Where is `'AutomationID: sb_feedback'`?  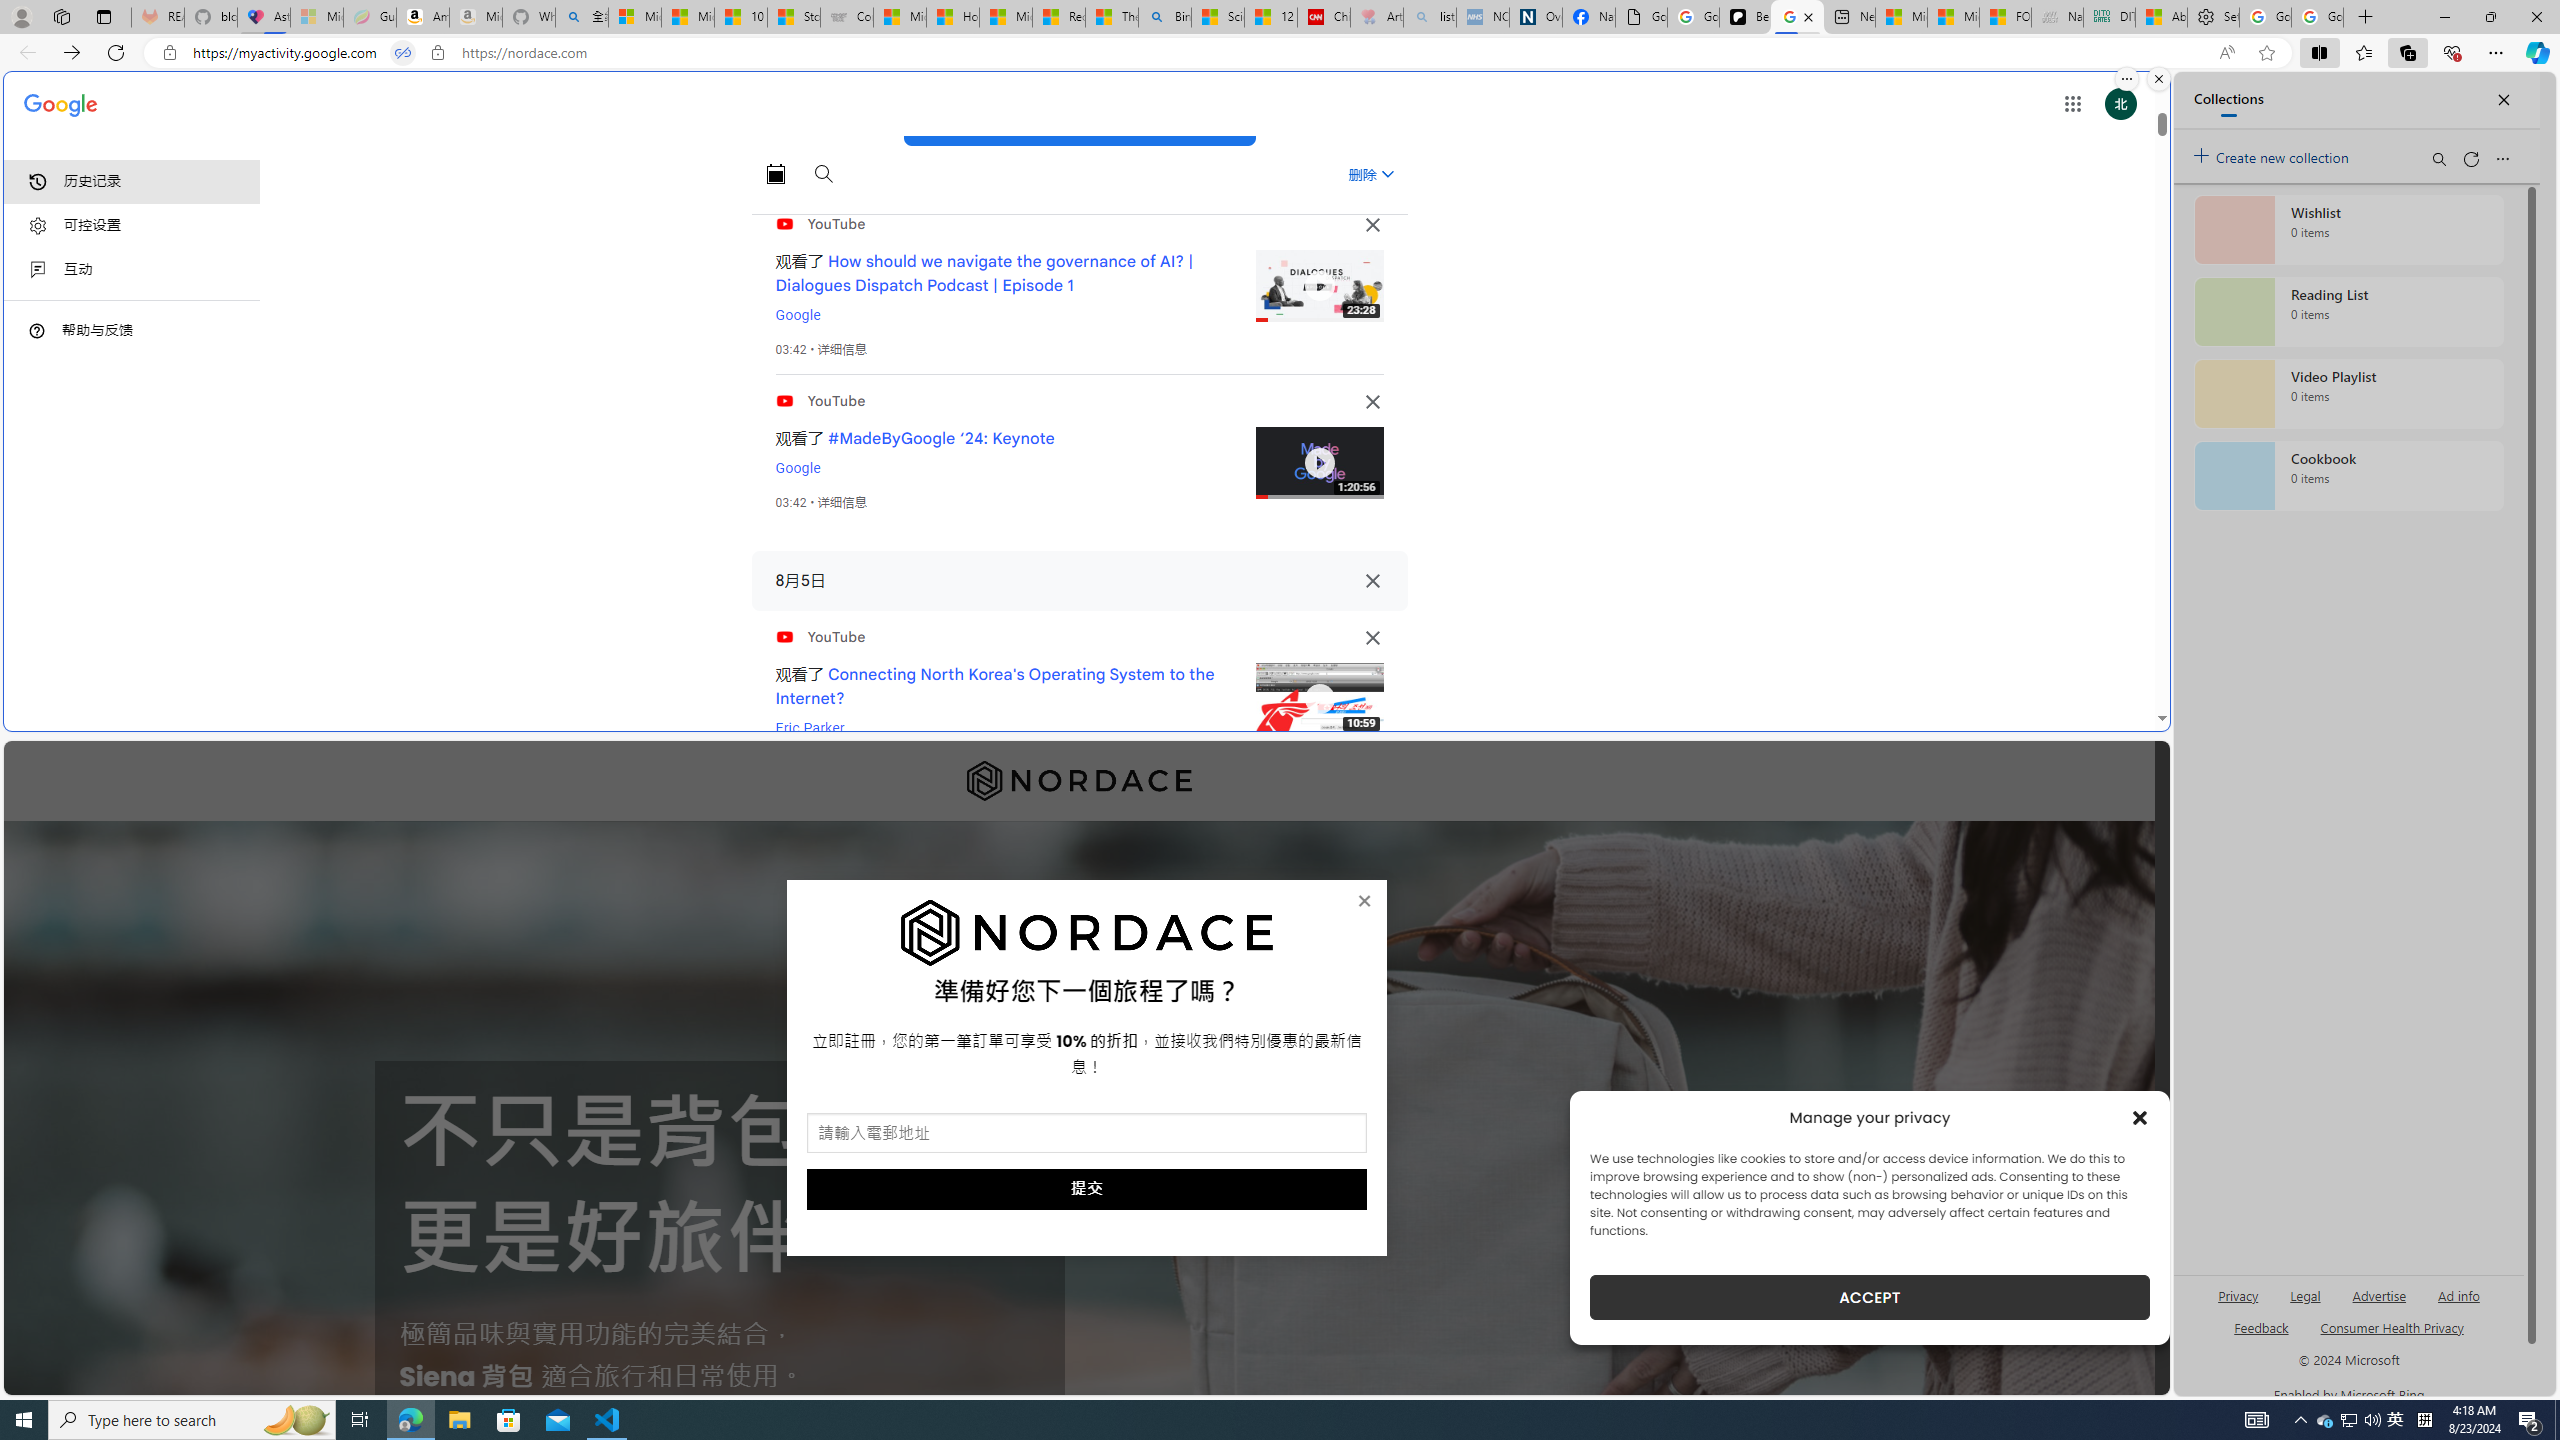 'AutomationID: sb_feedback' is located at coordinates (2261, 1325).